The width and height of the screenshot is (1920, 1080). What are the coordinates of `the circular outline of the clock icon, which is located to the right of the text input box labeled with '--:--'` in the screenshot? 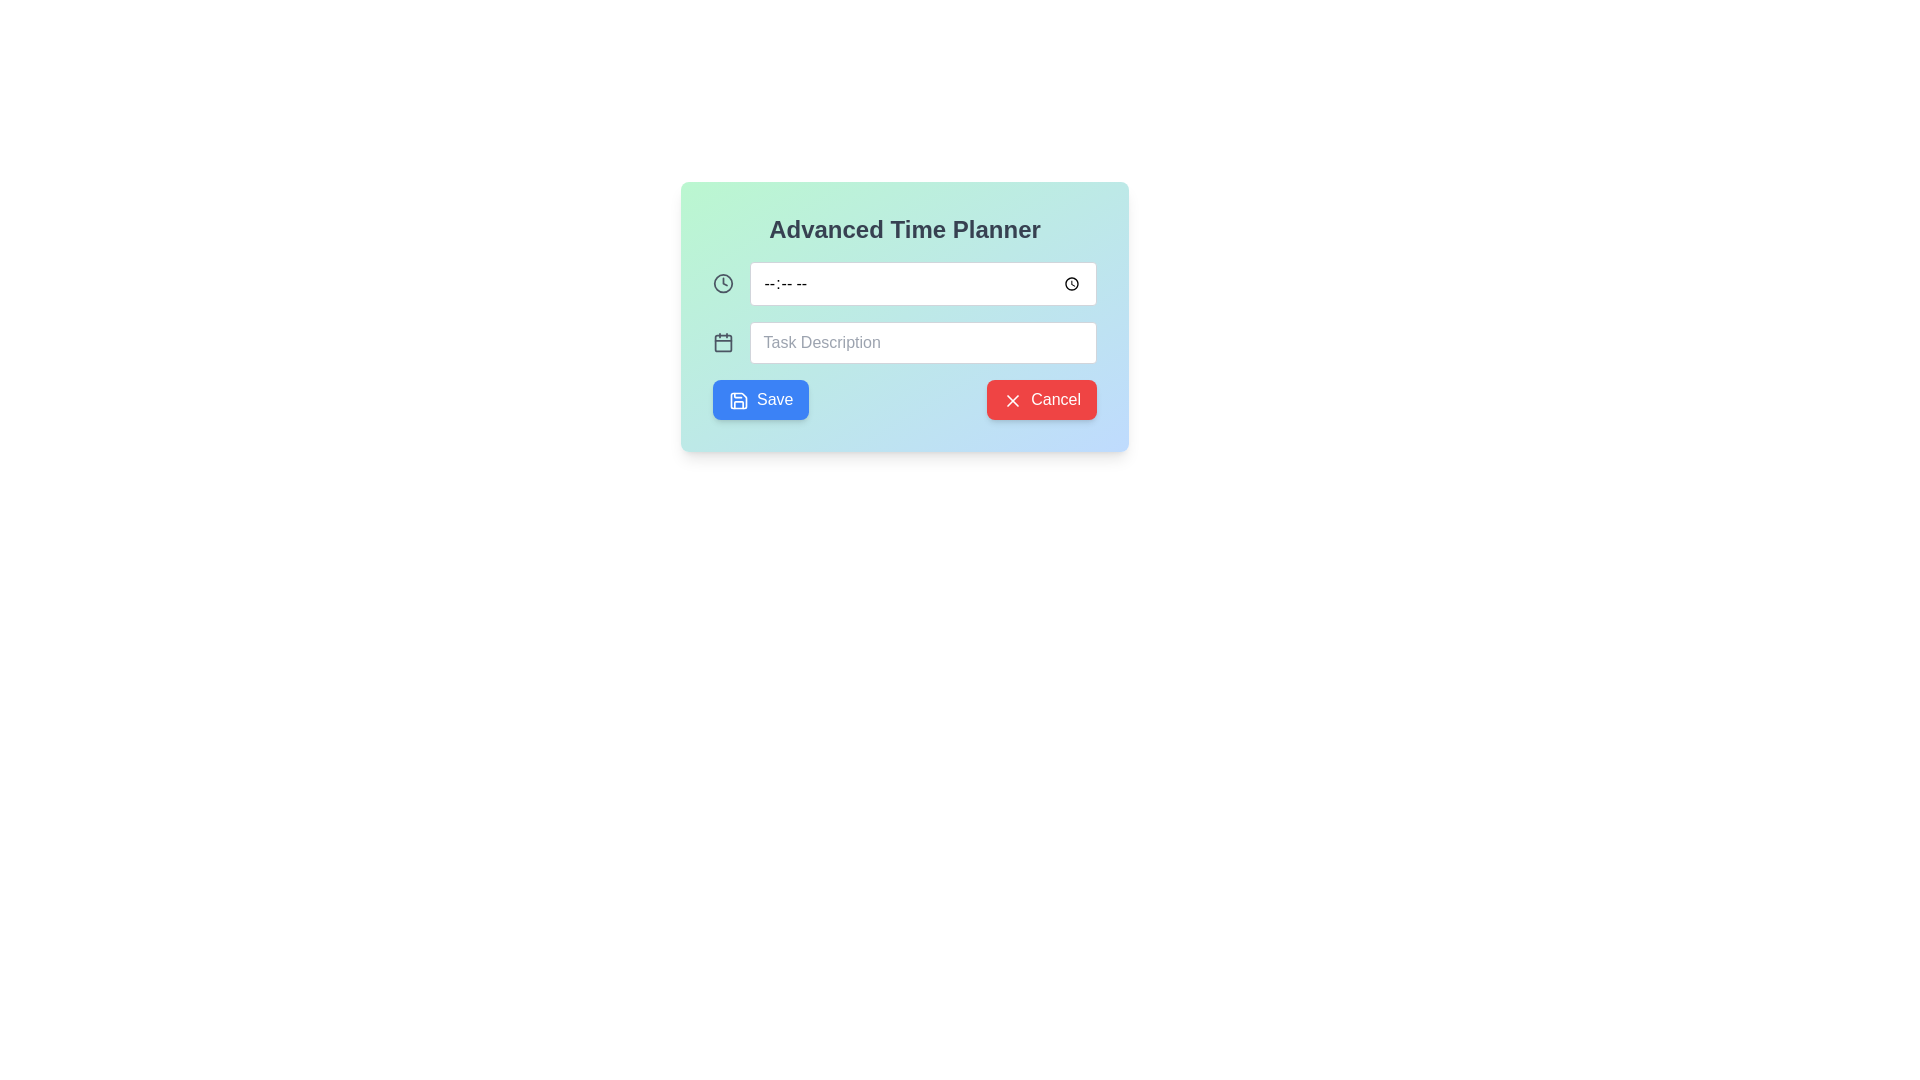 It's located at (722, 284).